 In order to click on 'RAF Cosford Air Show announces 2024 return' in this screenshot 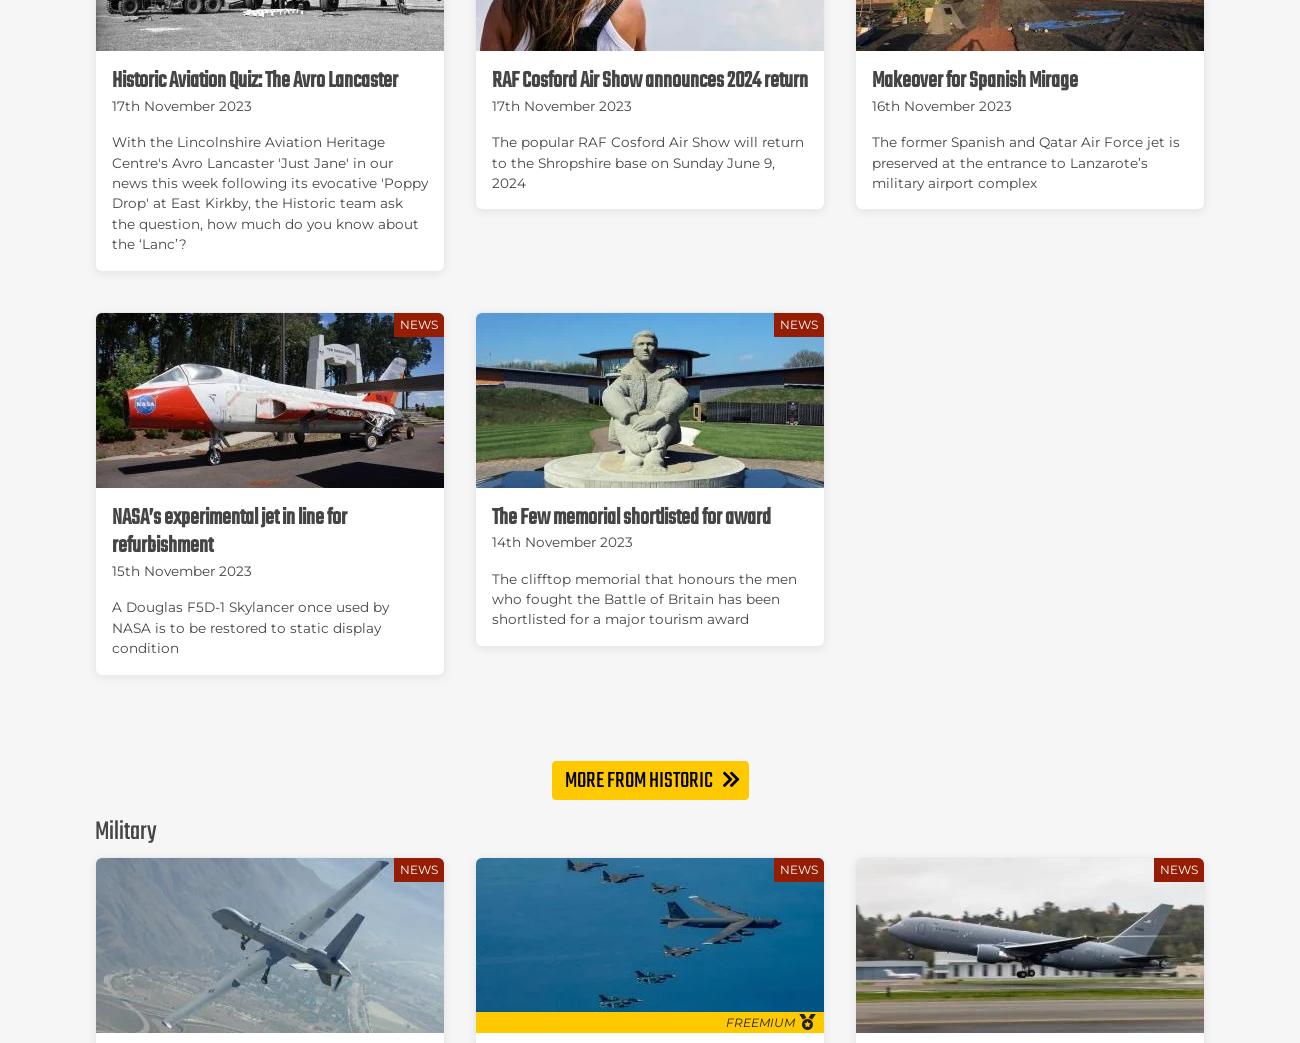, I will do `click(491, 79)`.